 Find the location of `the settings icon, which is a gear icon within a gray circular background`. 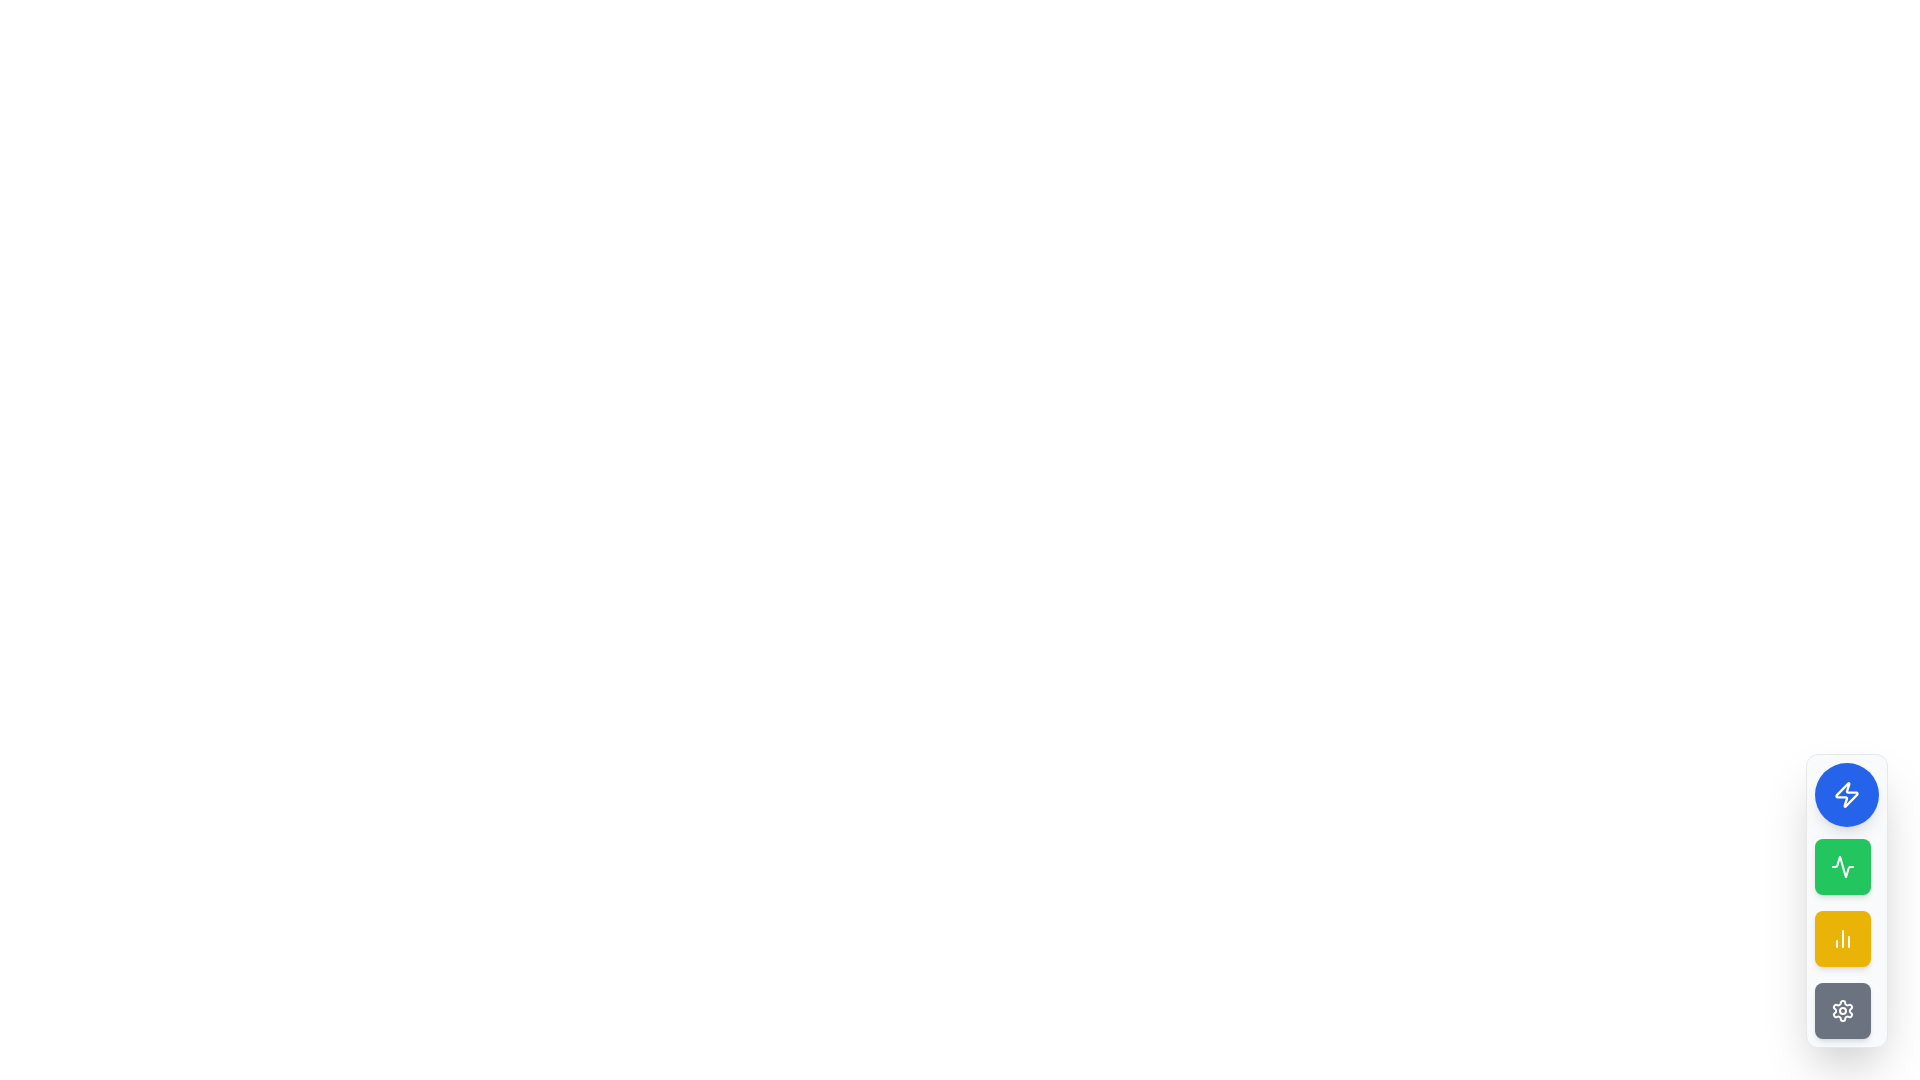

the settings icon, which is a gear icon within a gray circular background is located at coordinates (1842, 1010).